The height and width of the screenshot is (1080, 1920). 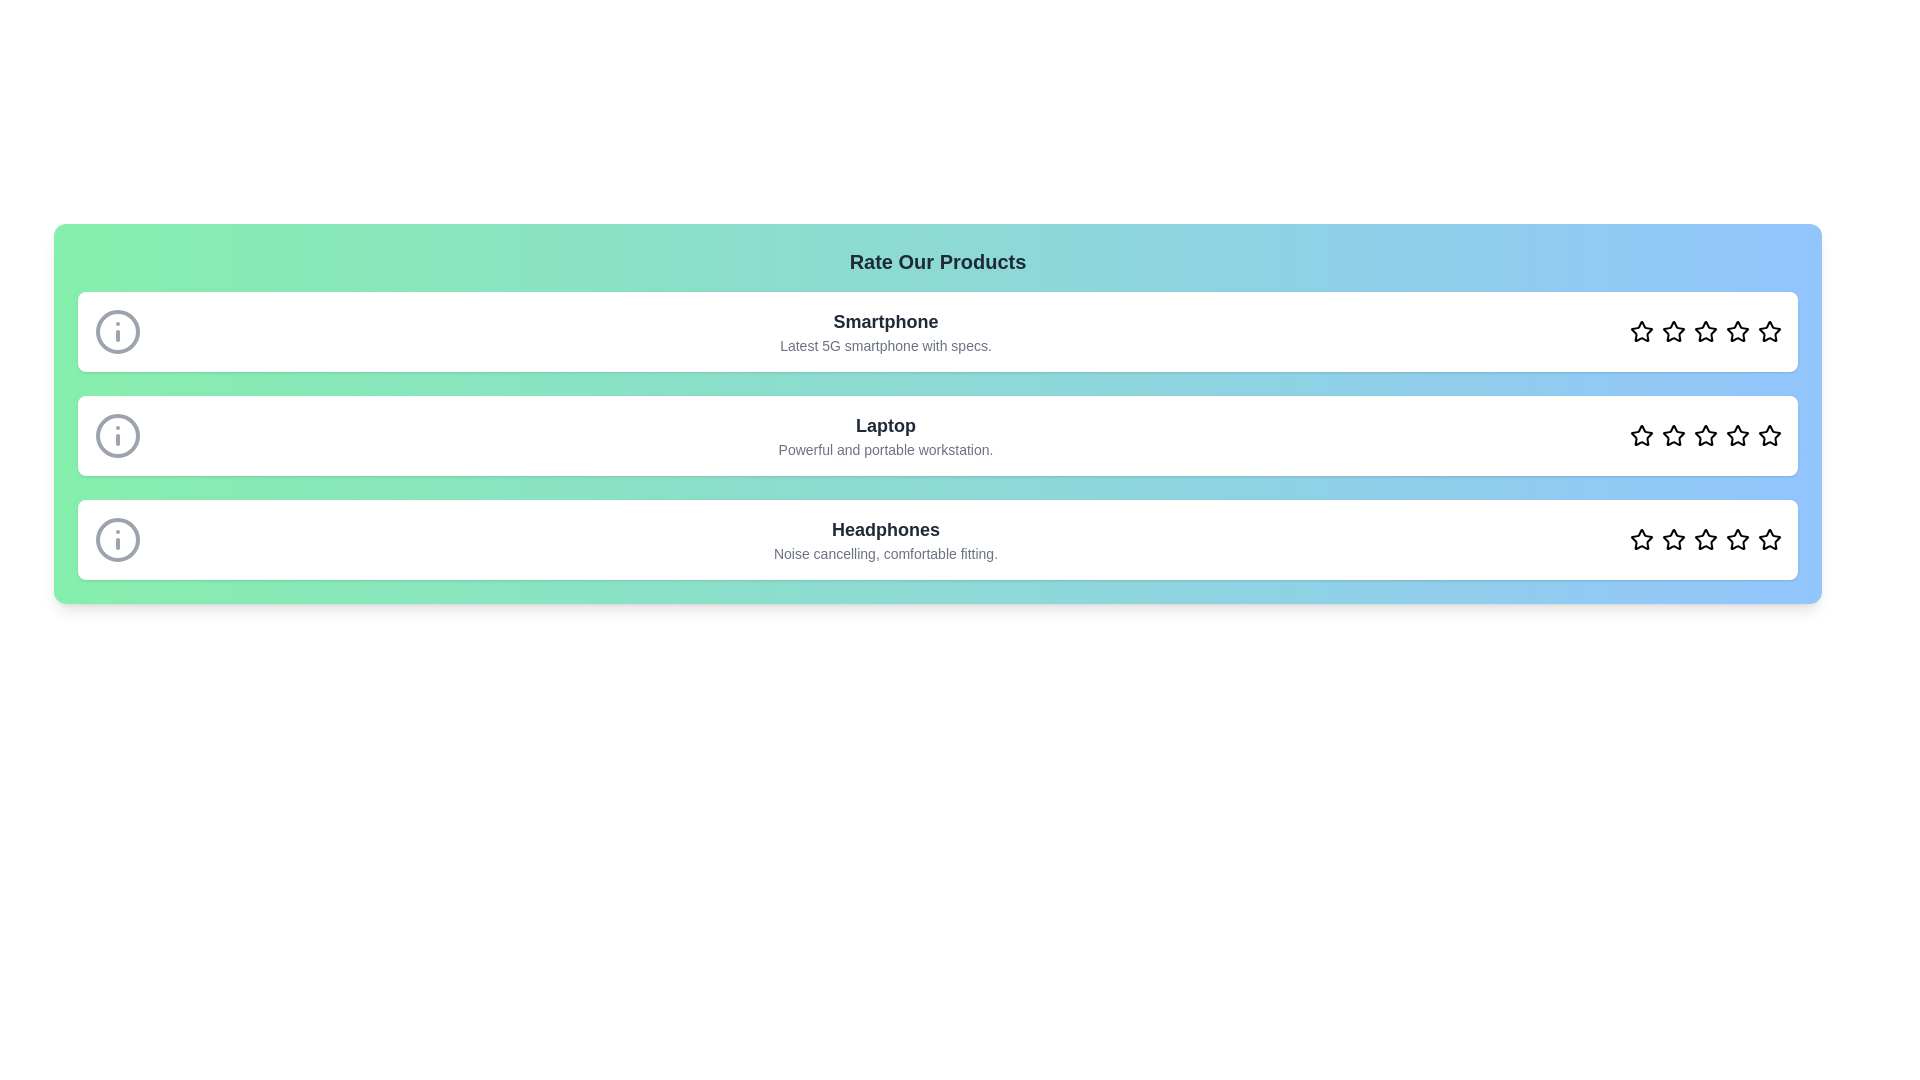 What do you see at coordinates (1704, 434) in the screenshot?
I see `the third star icon in the star rating component to set a three-star rating` at bounding box center [1704, 434].